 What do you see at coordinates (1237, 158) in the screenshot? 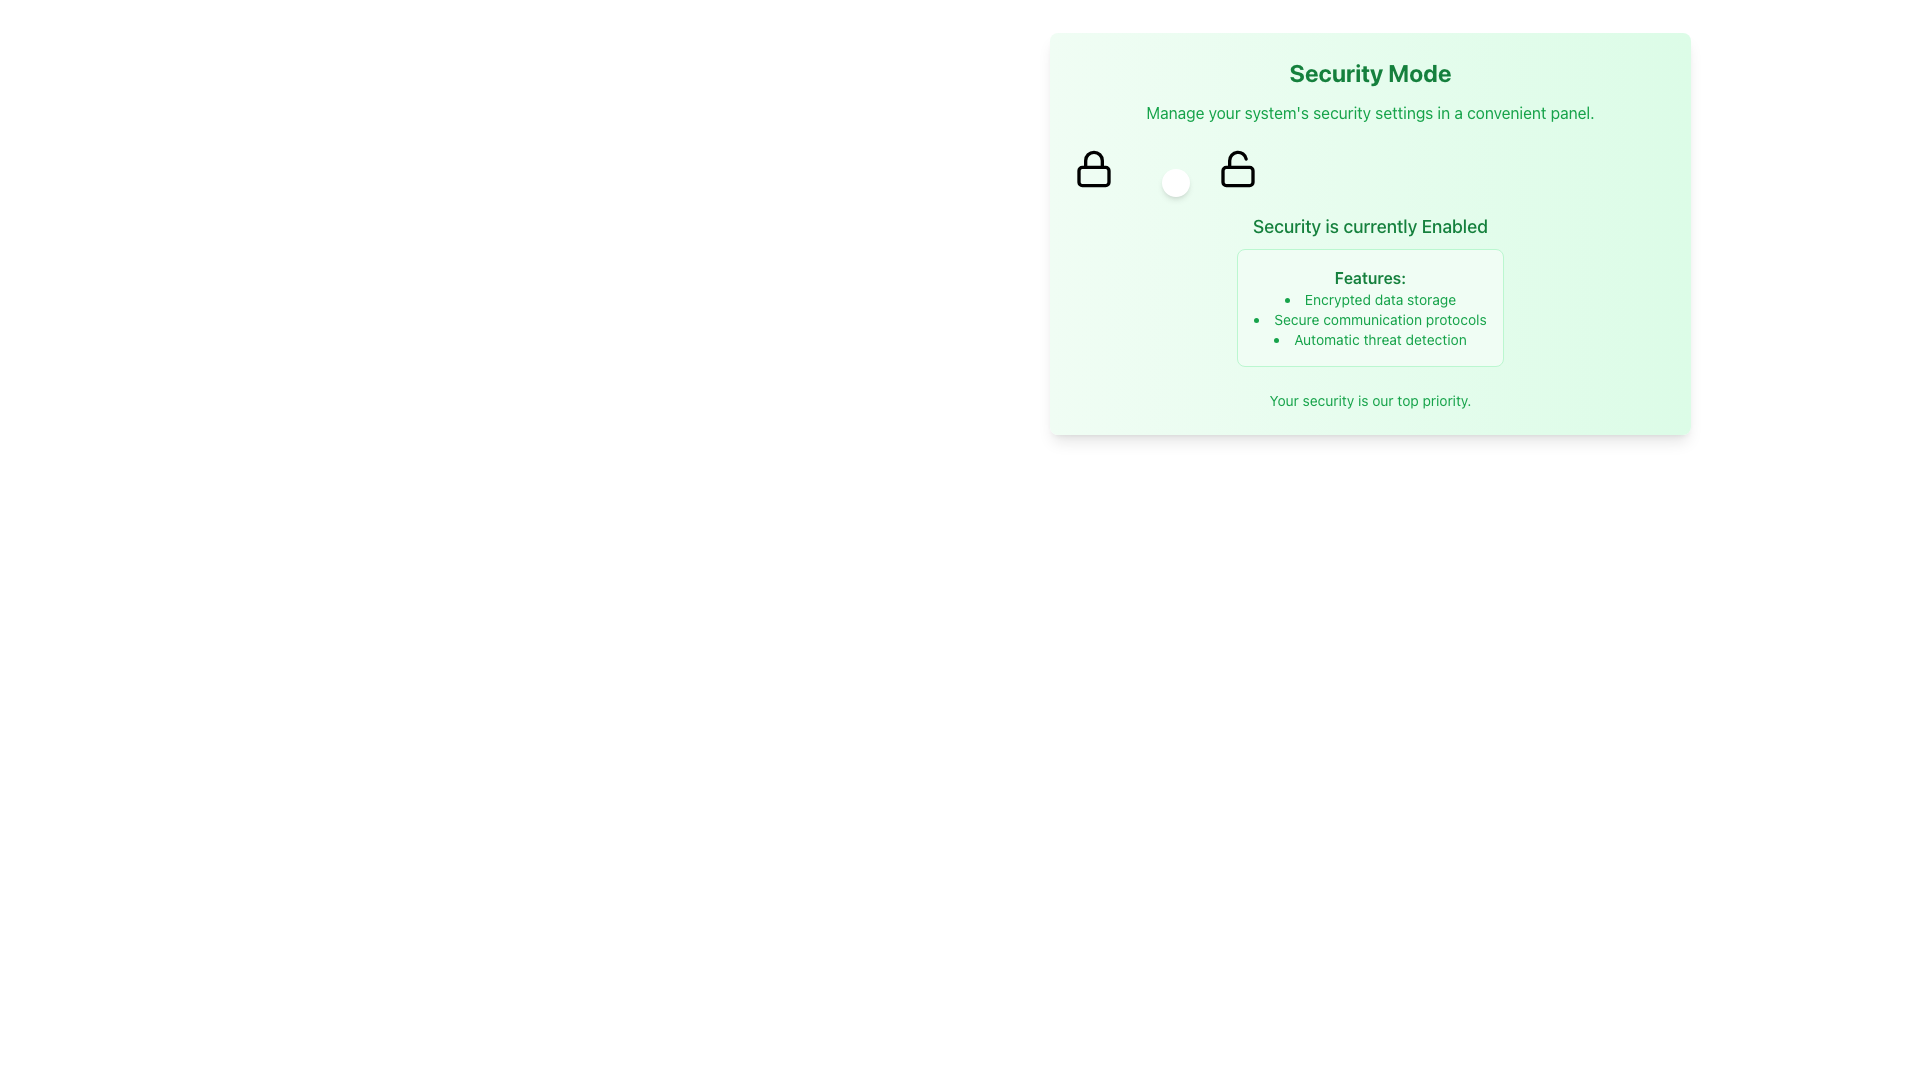
I see `the upper component (arc) of the open lock icon, which is part of a settings panel and visually appears disabled with a grayish stroke-style outline` at bounding box center [1237, 158].